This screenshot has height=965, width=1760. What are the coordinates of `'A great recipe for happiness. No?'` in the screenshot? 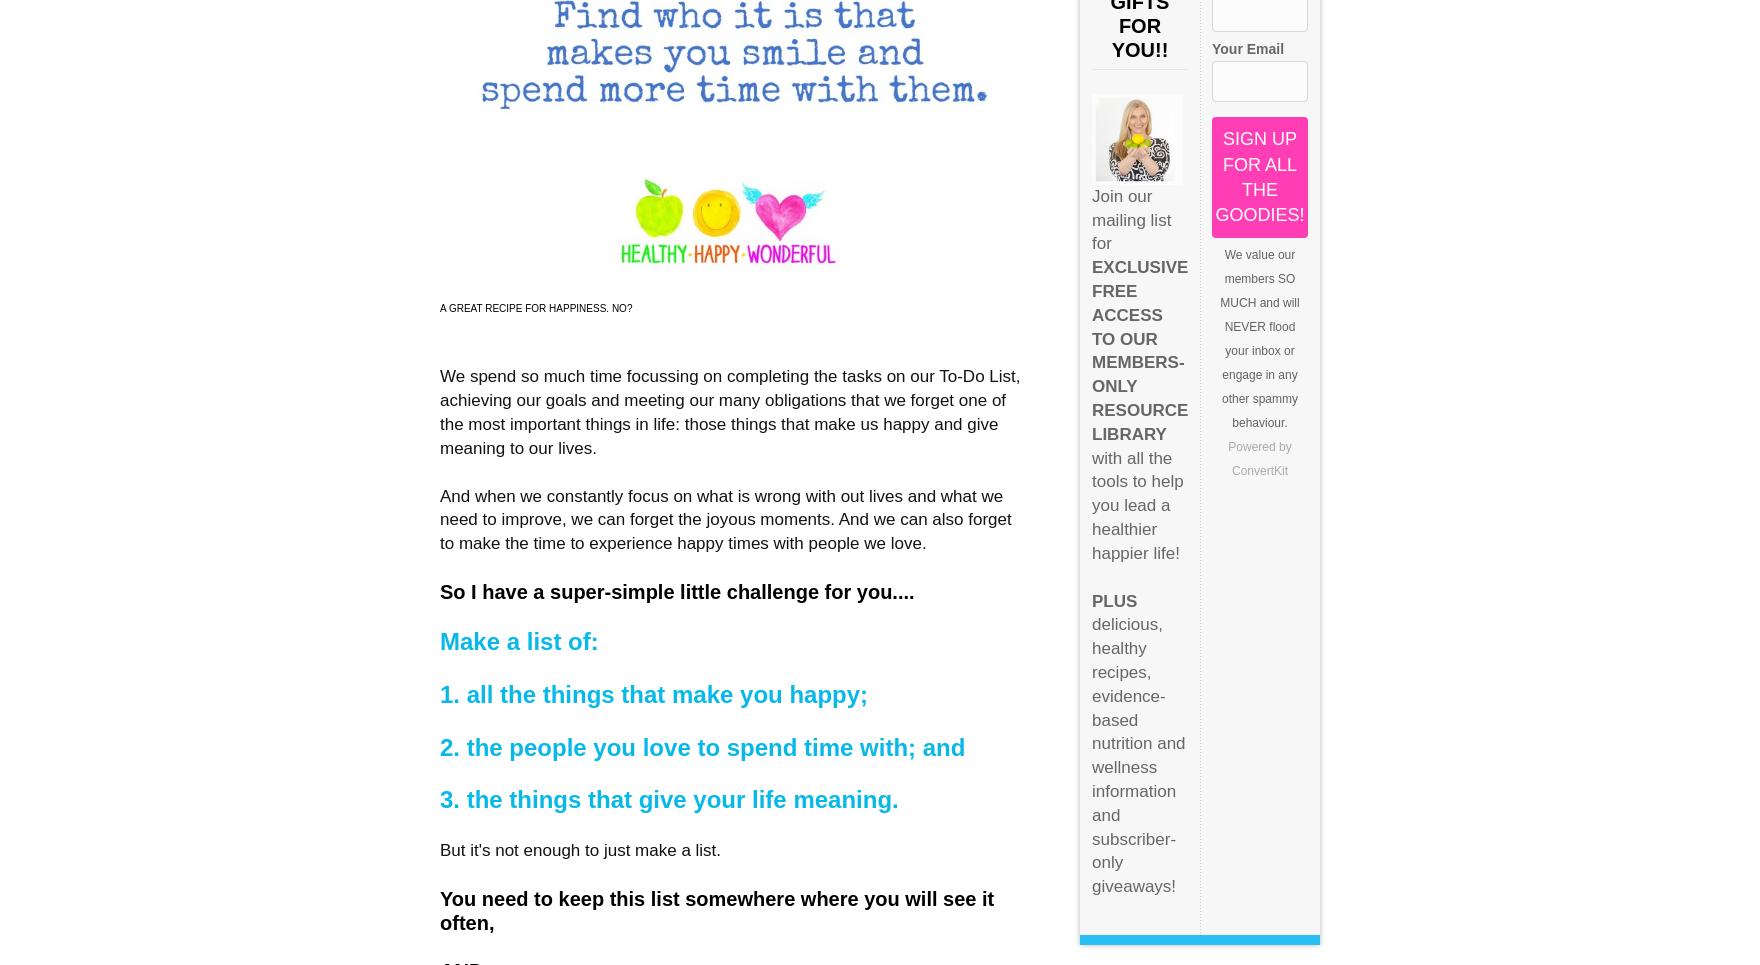 It's located at (535, 306).